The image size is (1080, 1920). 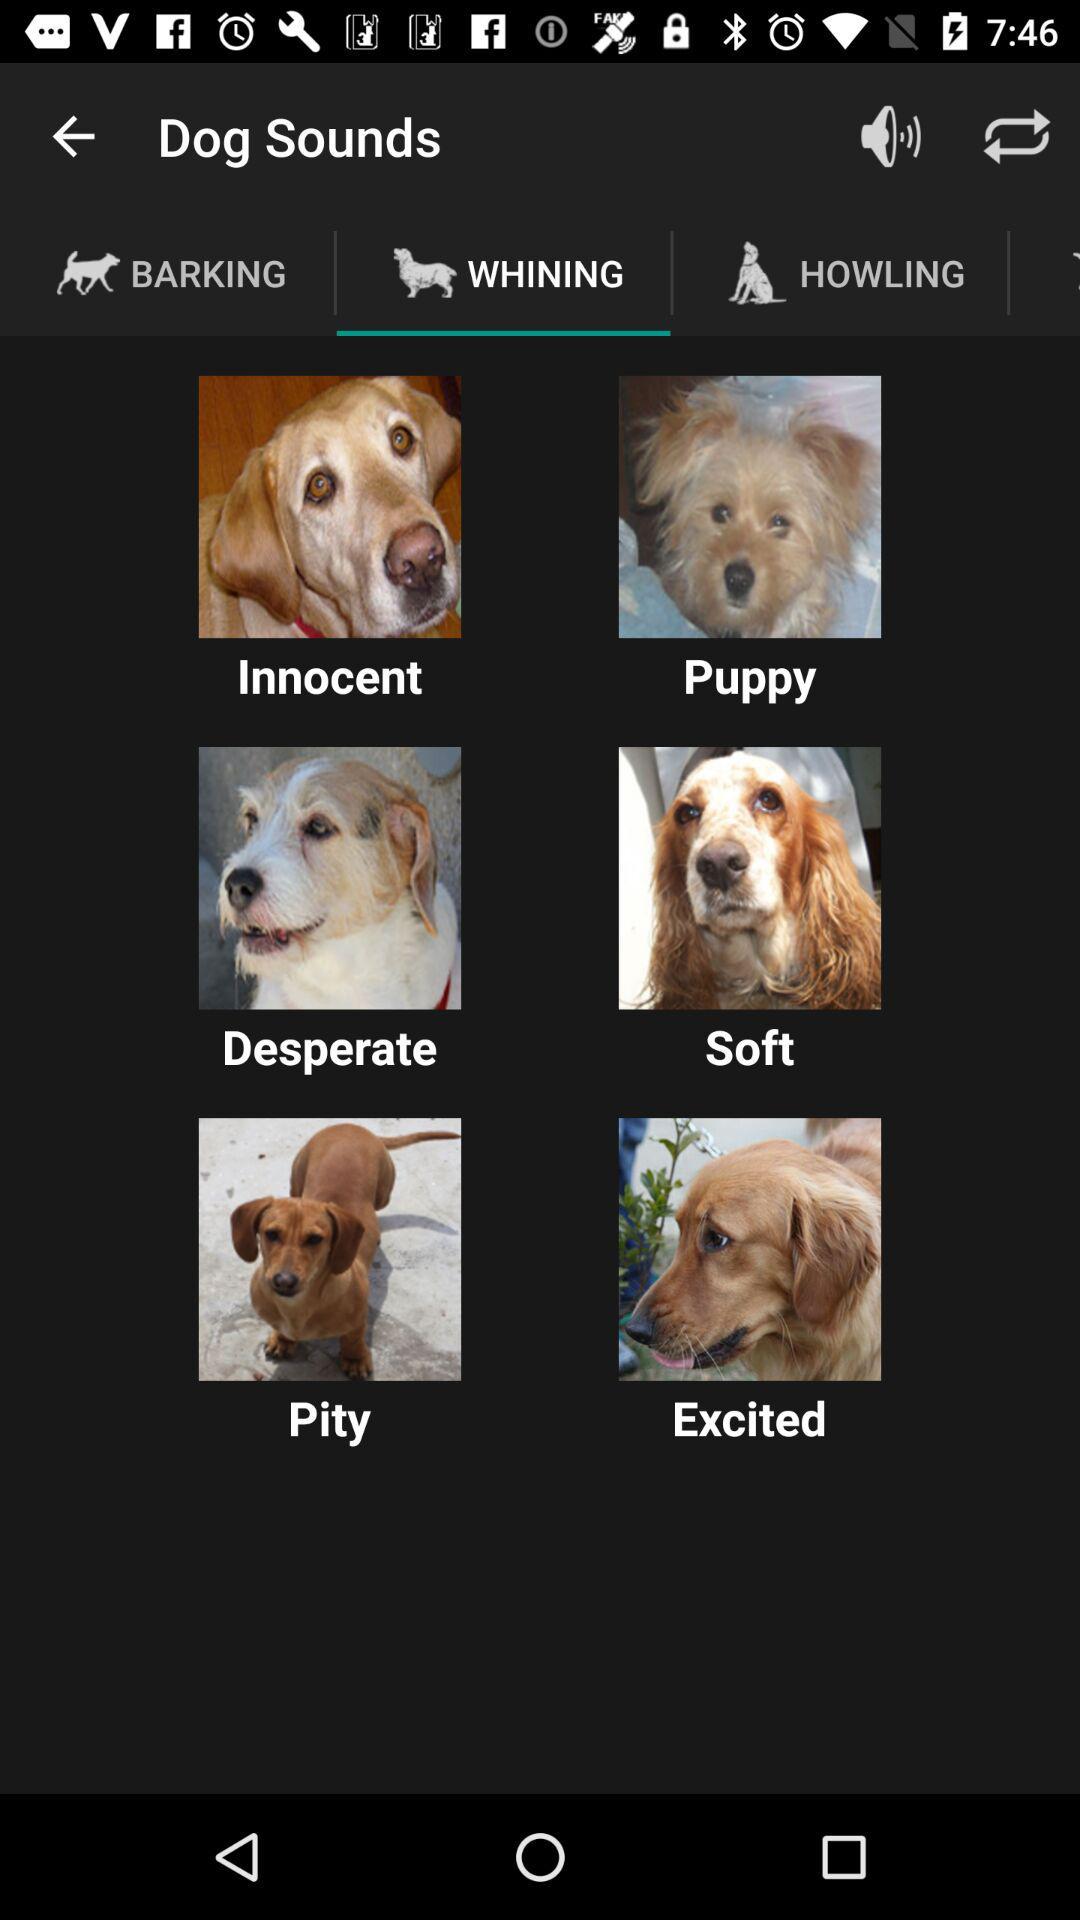 What do you see at coordinates (749, 1248) in the screenshot?
I see `dog face labeled excited` at bounding box center [749, 1248].